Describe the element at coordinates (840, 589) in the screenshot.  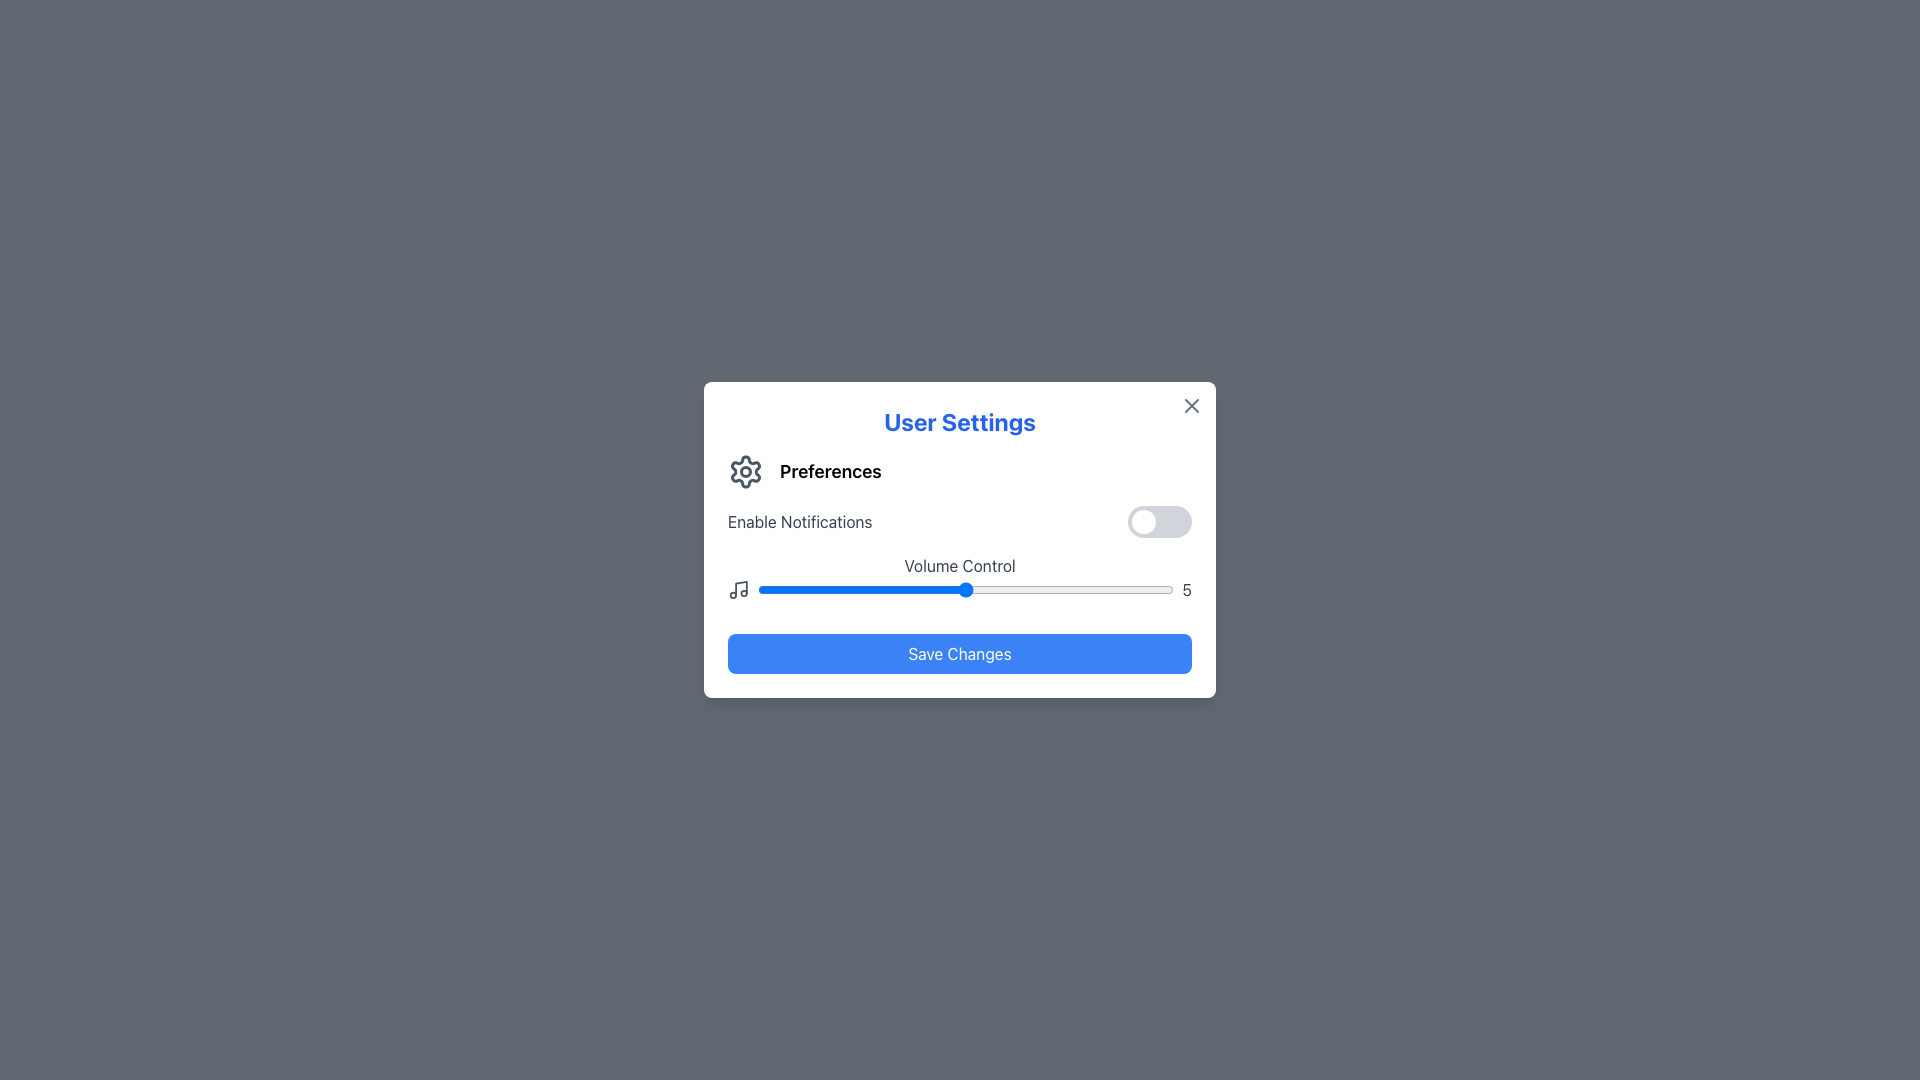
I see `the volume` at that location.